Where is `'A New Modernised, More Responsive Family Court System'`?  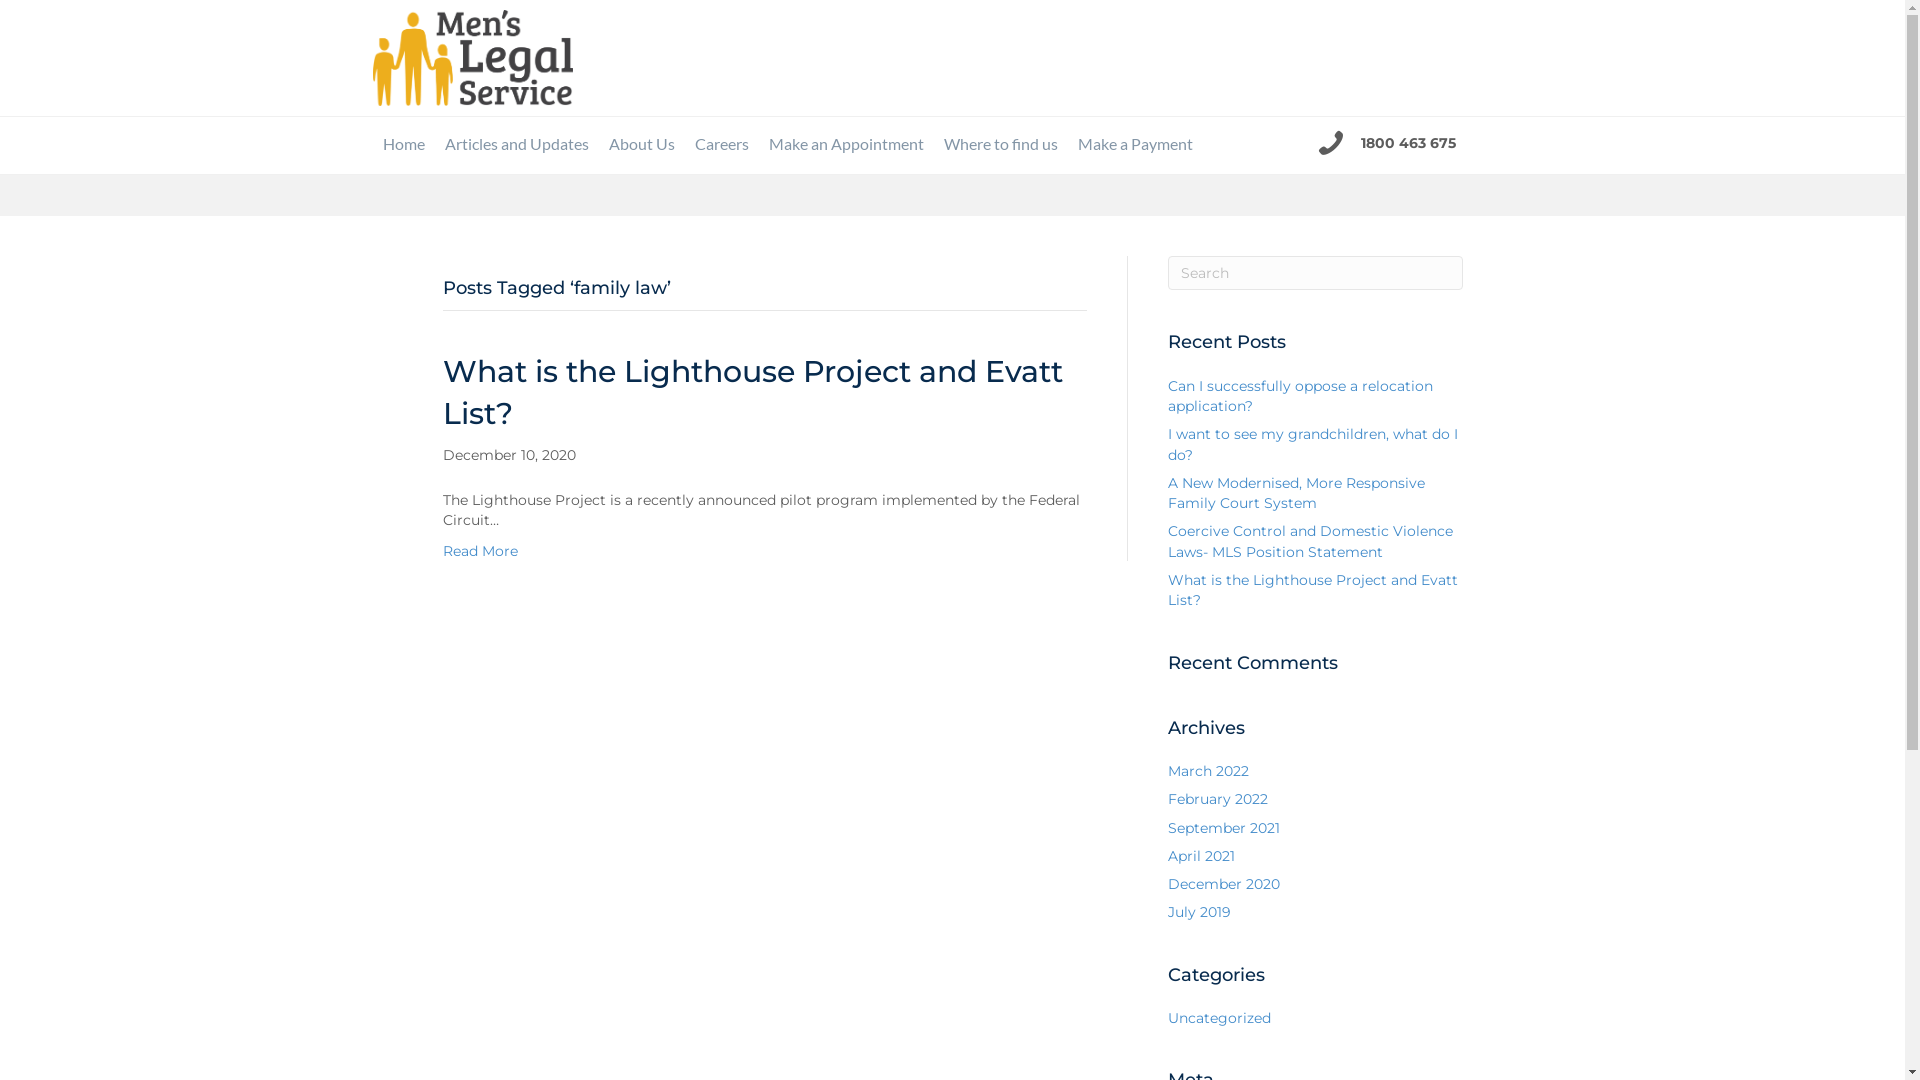 'A New Modernised, More Responsive Family Court System' is located at coordinates (1296, 493).